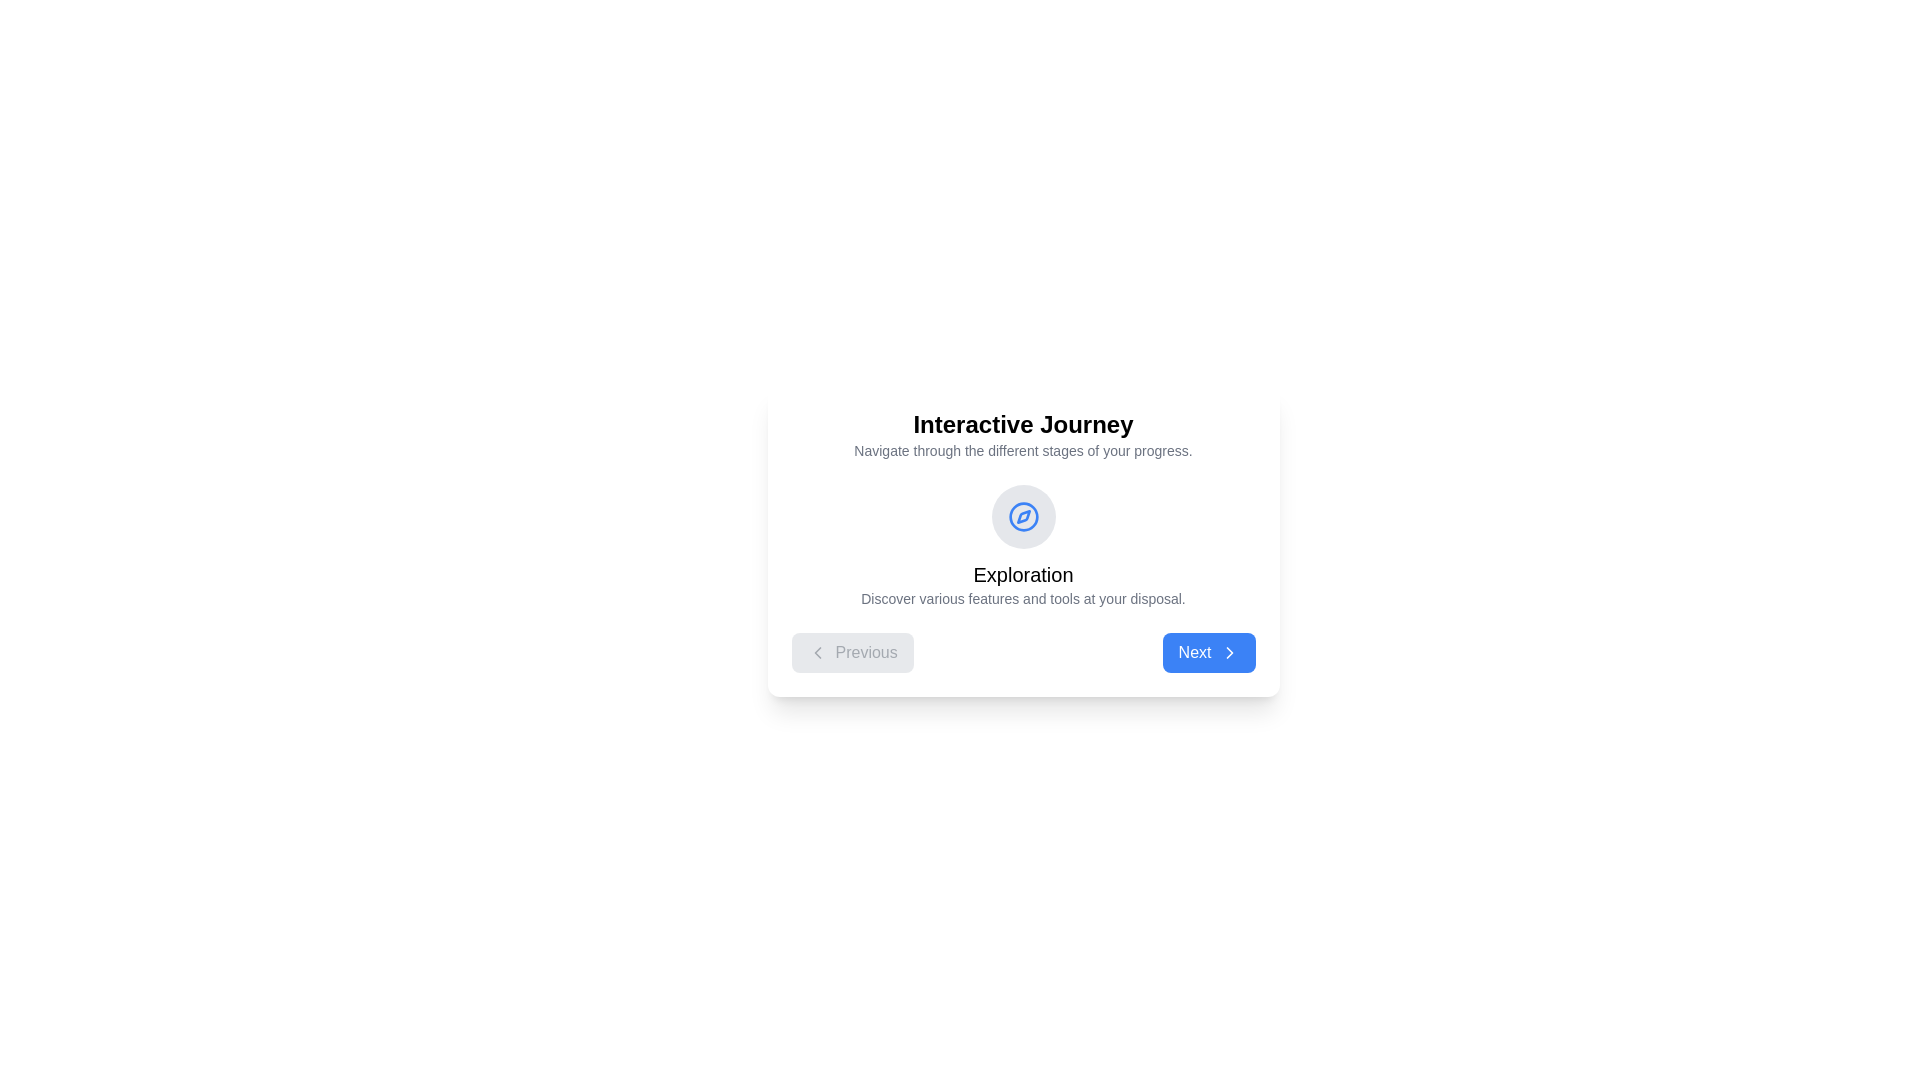 This screenshot has height=1080, width=1920. I want to click on the forward navigation icon located at the rightmost end of the 'Next' button to enhance accessibility interactions, so click(1228, 652).